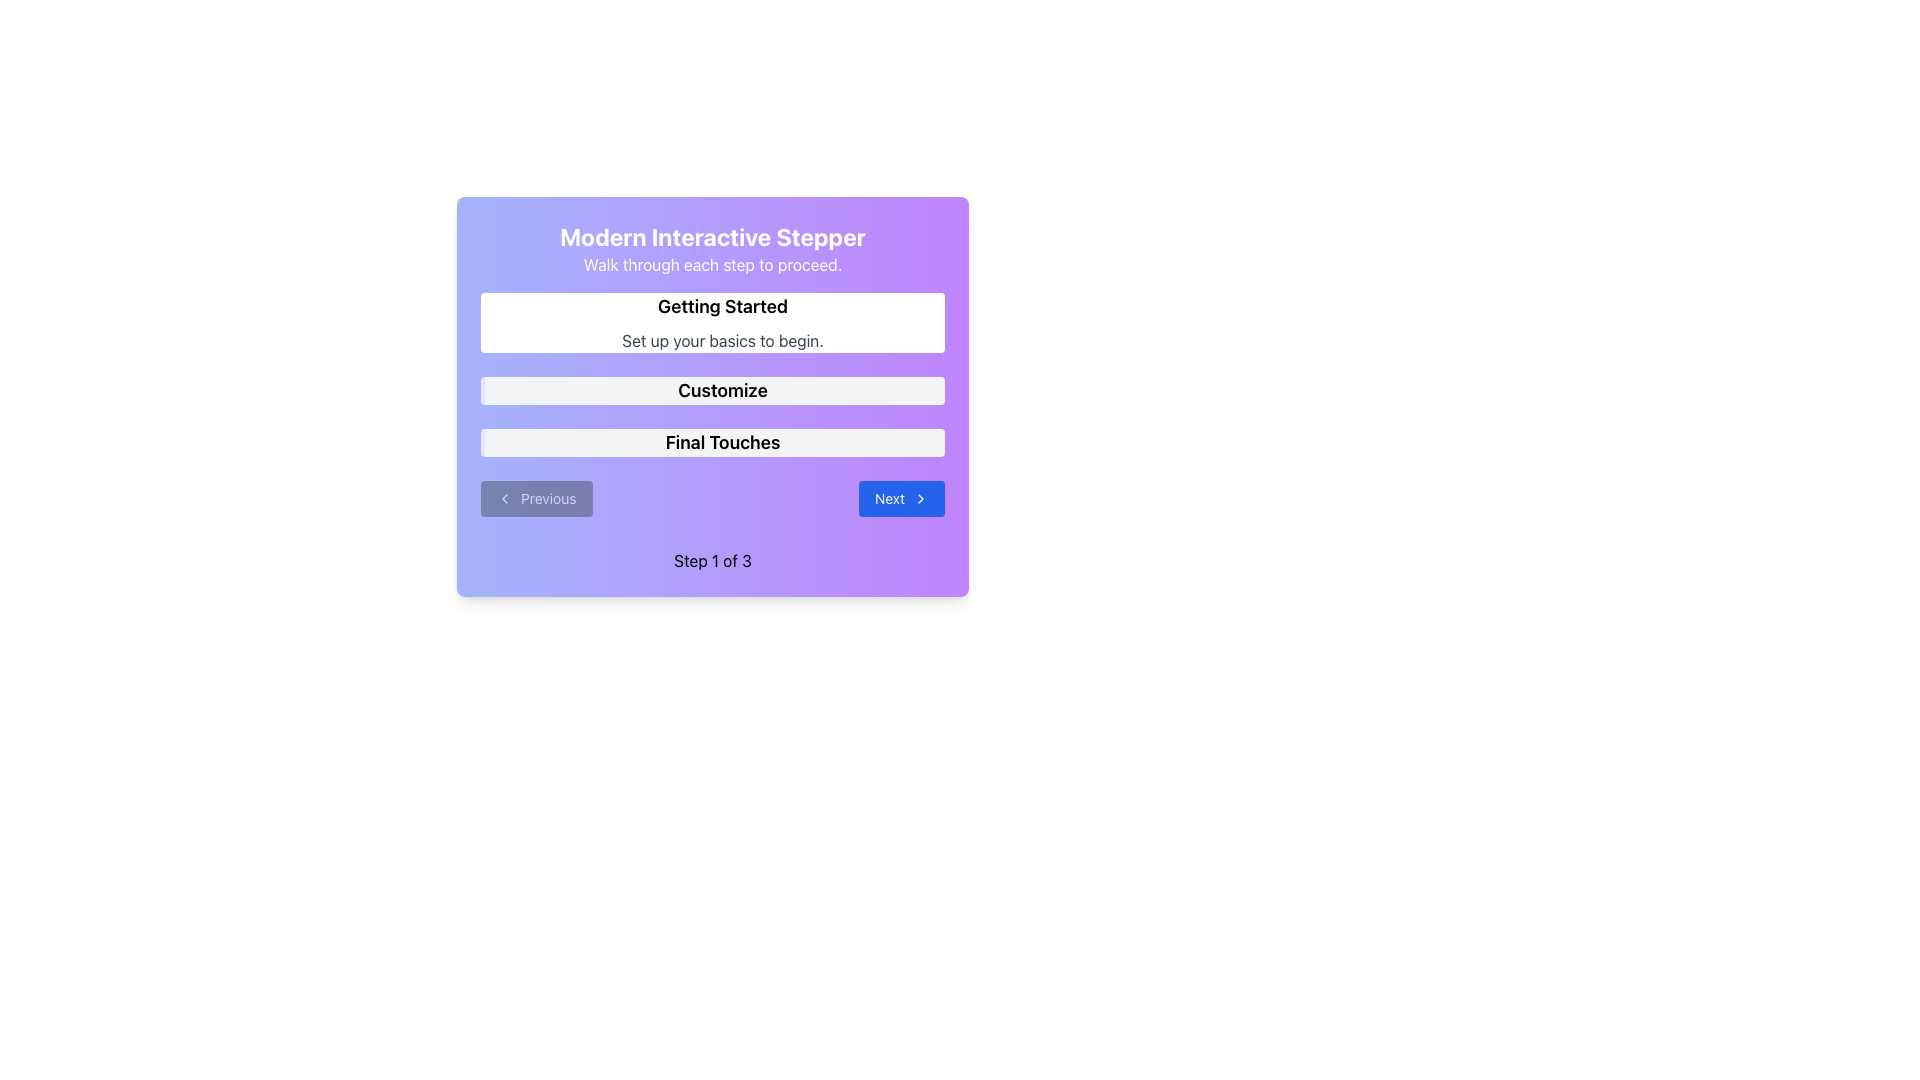 Image resolution: width=1920 pixels, height=1080 pixels. What do you see at coordinates (722, 442) in the screenshot?
I see `text of the heading labeled 'Final Touches', which is styled in a bold, large font and located in a light gray rectangular background within the stepper interface` at bounding box center [722, 442].